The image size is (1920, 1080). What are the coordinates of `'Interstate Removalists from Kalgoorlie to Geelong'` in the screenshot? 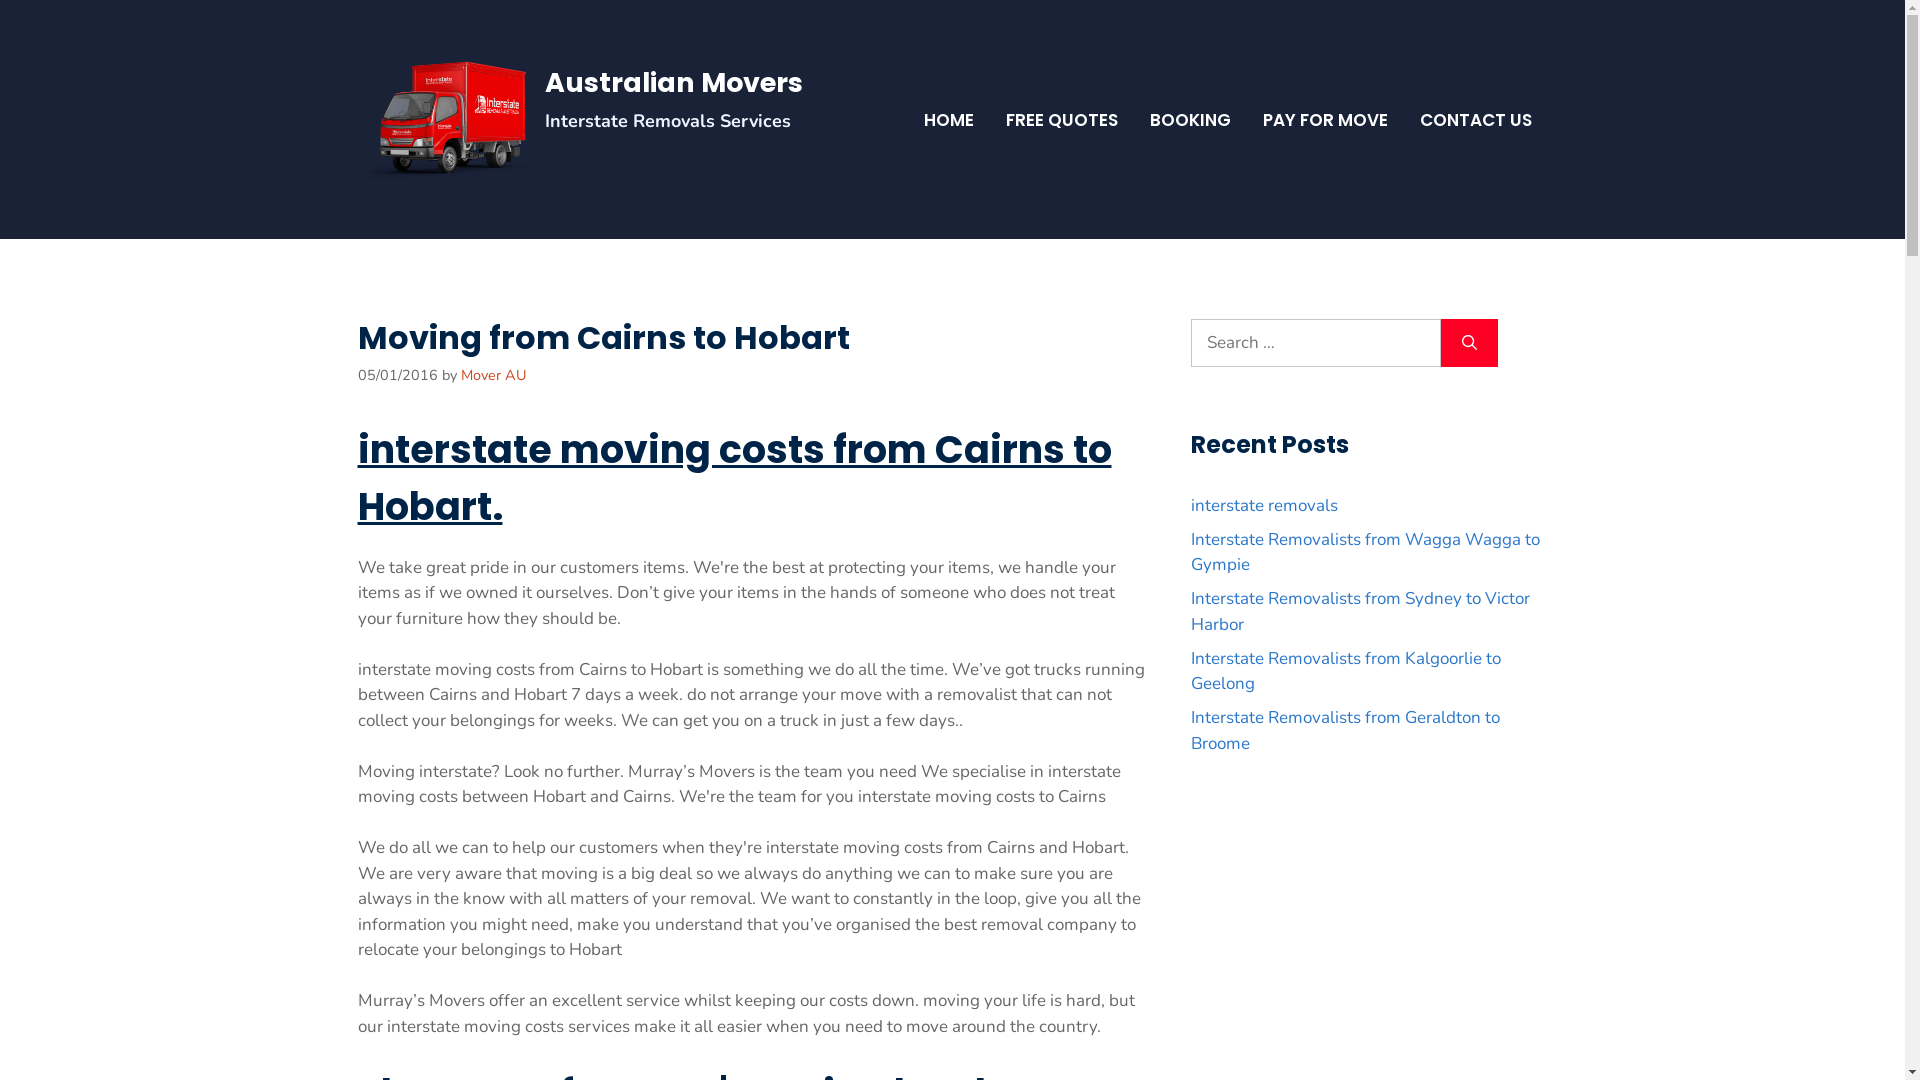 It's located at (1344, 671).